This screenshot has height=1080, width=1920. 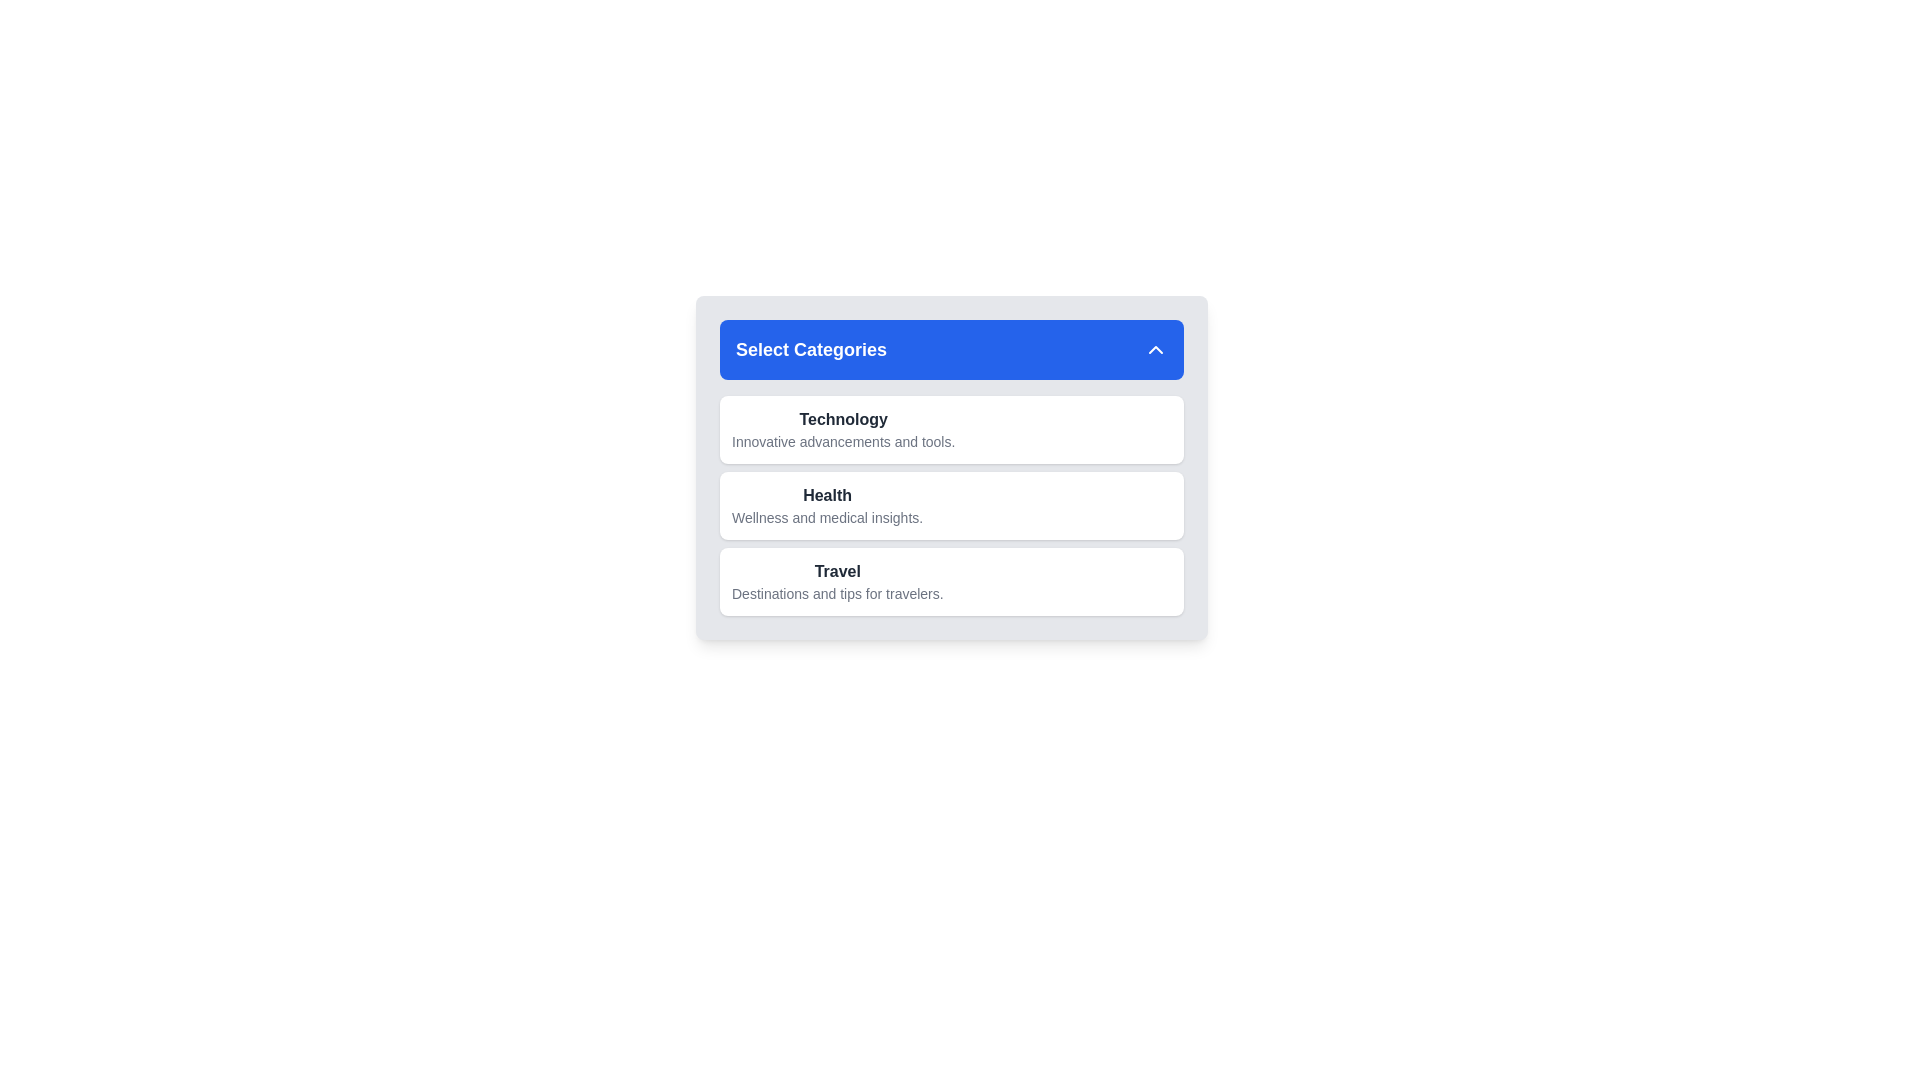 I want to click on 'Health' category label and its description which provides wellness and medical insights, located as the second item in a vertical list of categories, so click(x=827, y=504).